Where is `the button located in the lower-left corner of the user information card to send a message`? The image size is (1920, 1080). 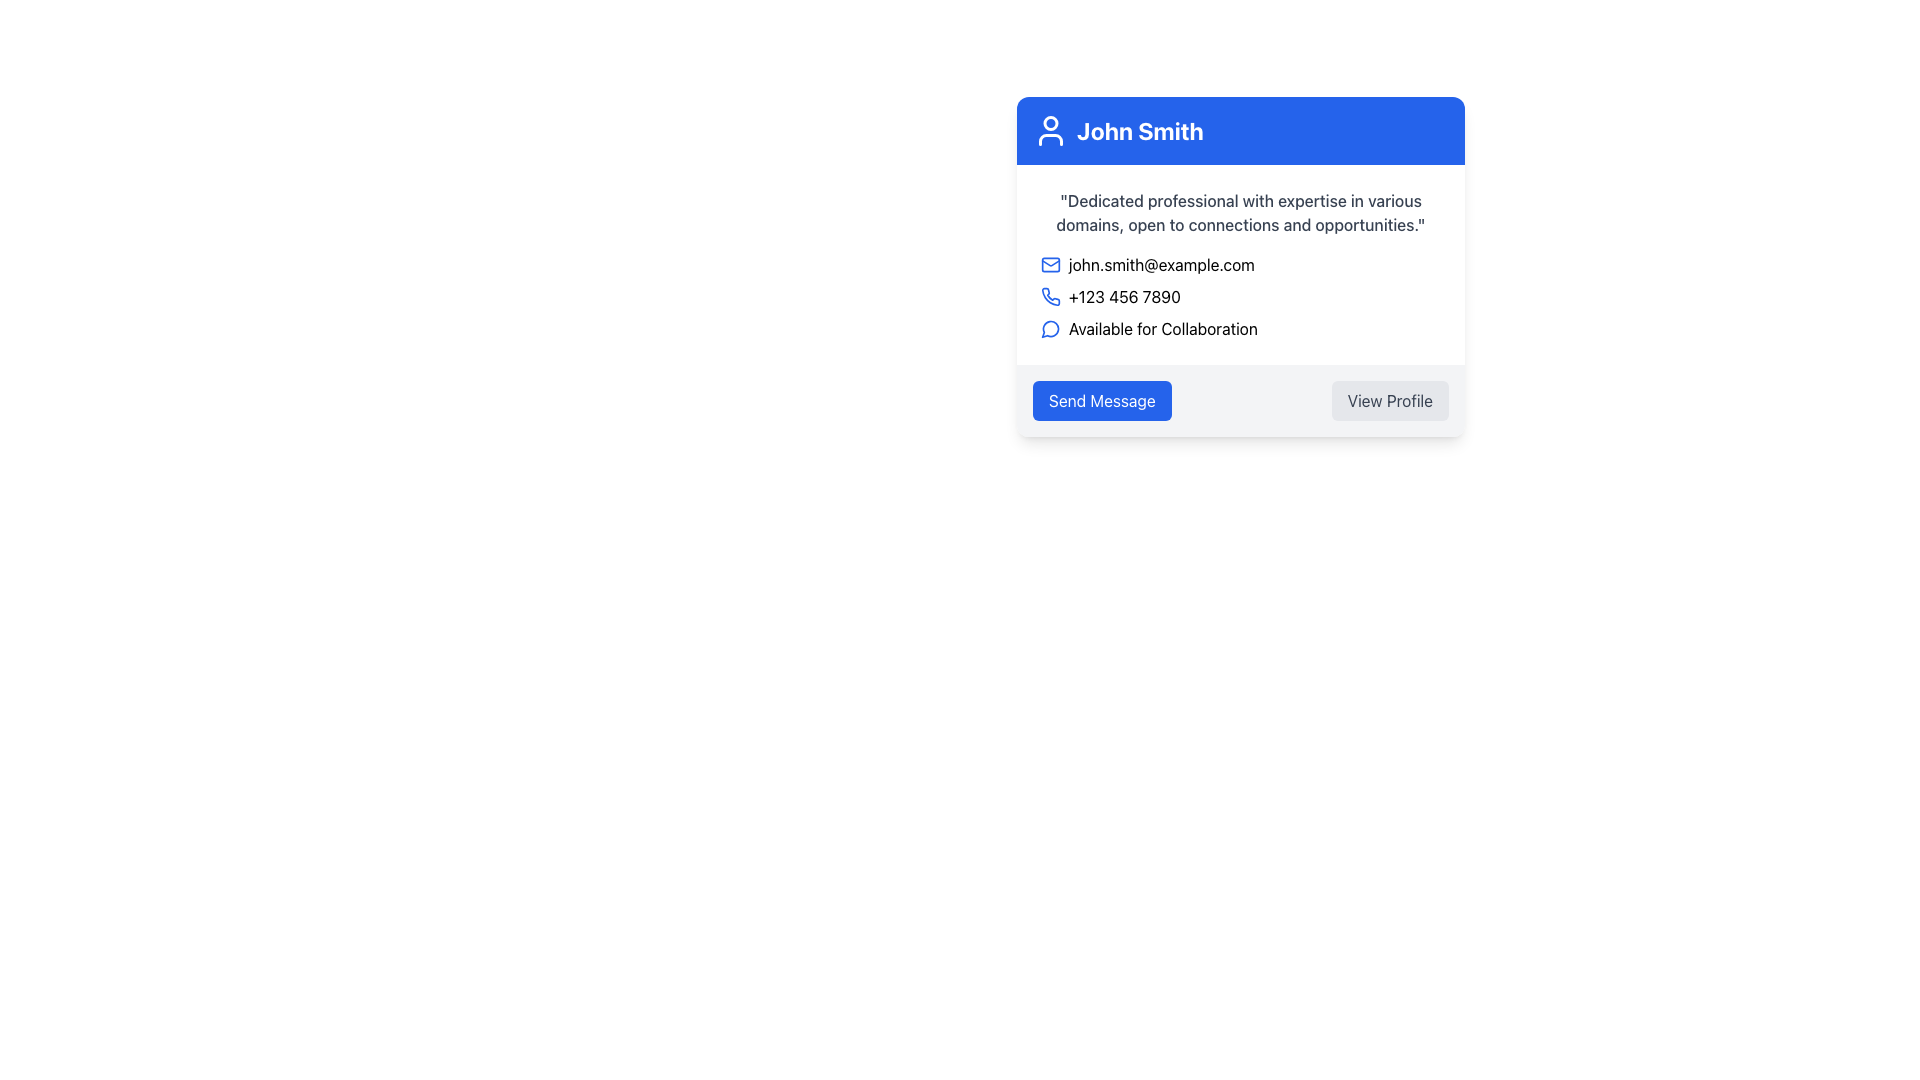
the button located in the lower-left corner of the user information card to send a message is located at coordinates (1101, 401).